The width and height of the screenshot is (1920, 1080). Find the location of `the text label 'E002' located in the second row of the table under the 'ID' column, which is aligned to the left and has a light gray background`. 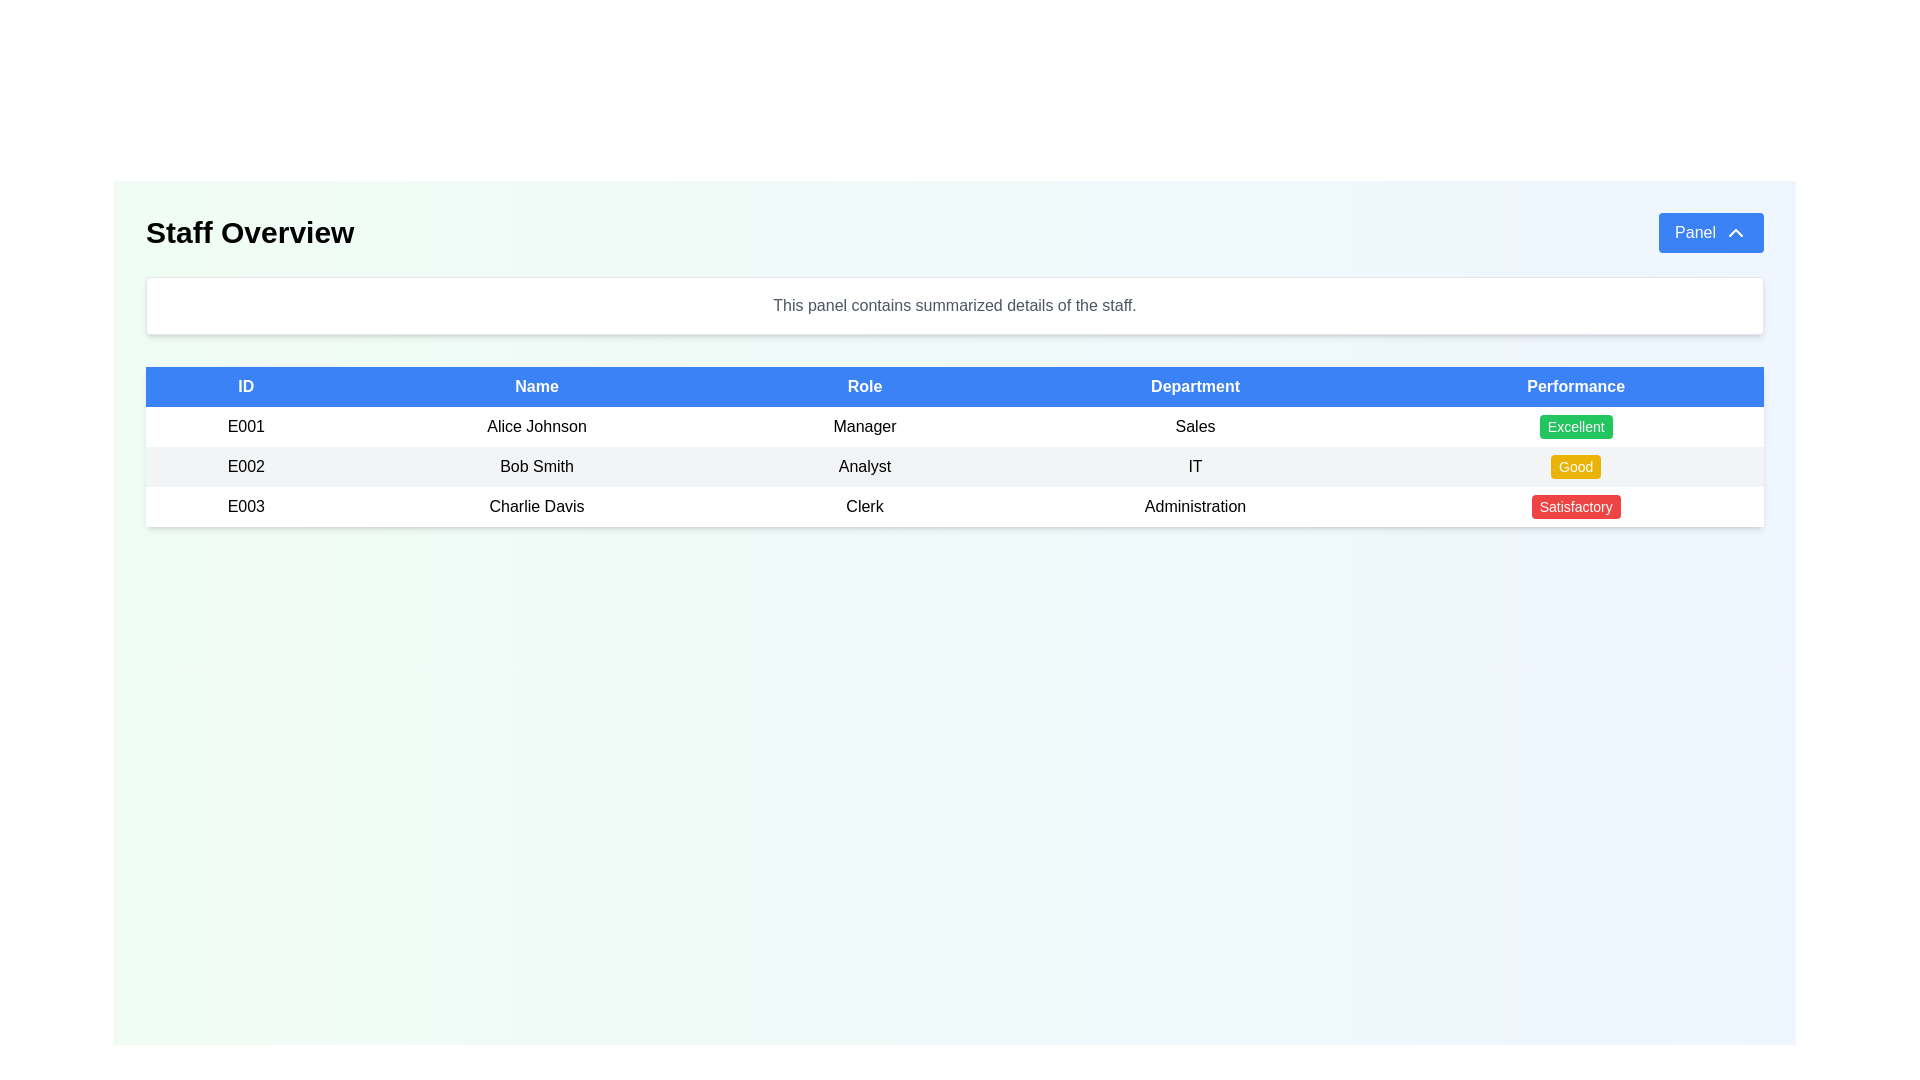

the text label 'E002' located in the second row of the table under the 'ID' column, which is aligned to the left and has a light gray background is located at coordinates (245, 466).